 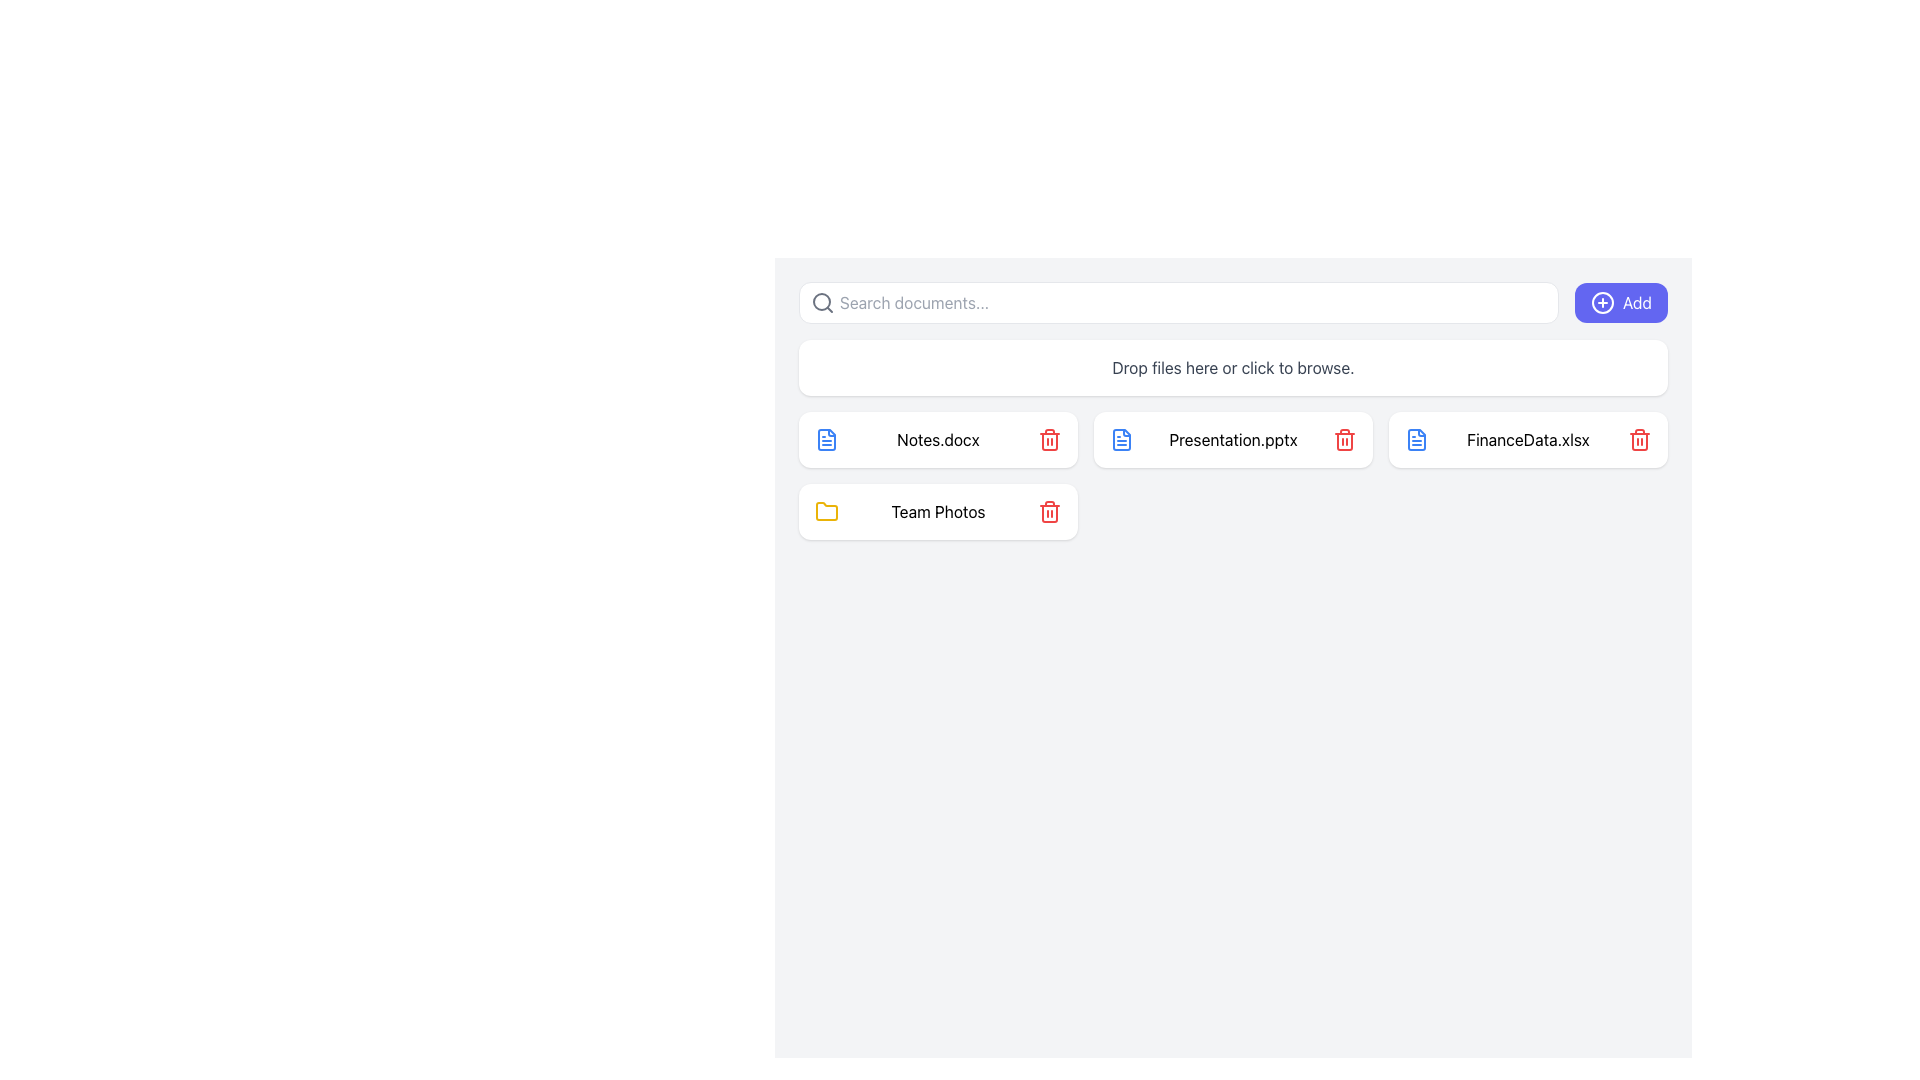 I want to click on the yellow folder icon representing 'Team Photos', which is located in the top-left corner of the section containing the item, so click(x=826, y=511).